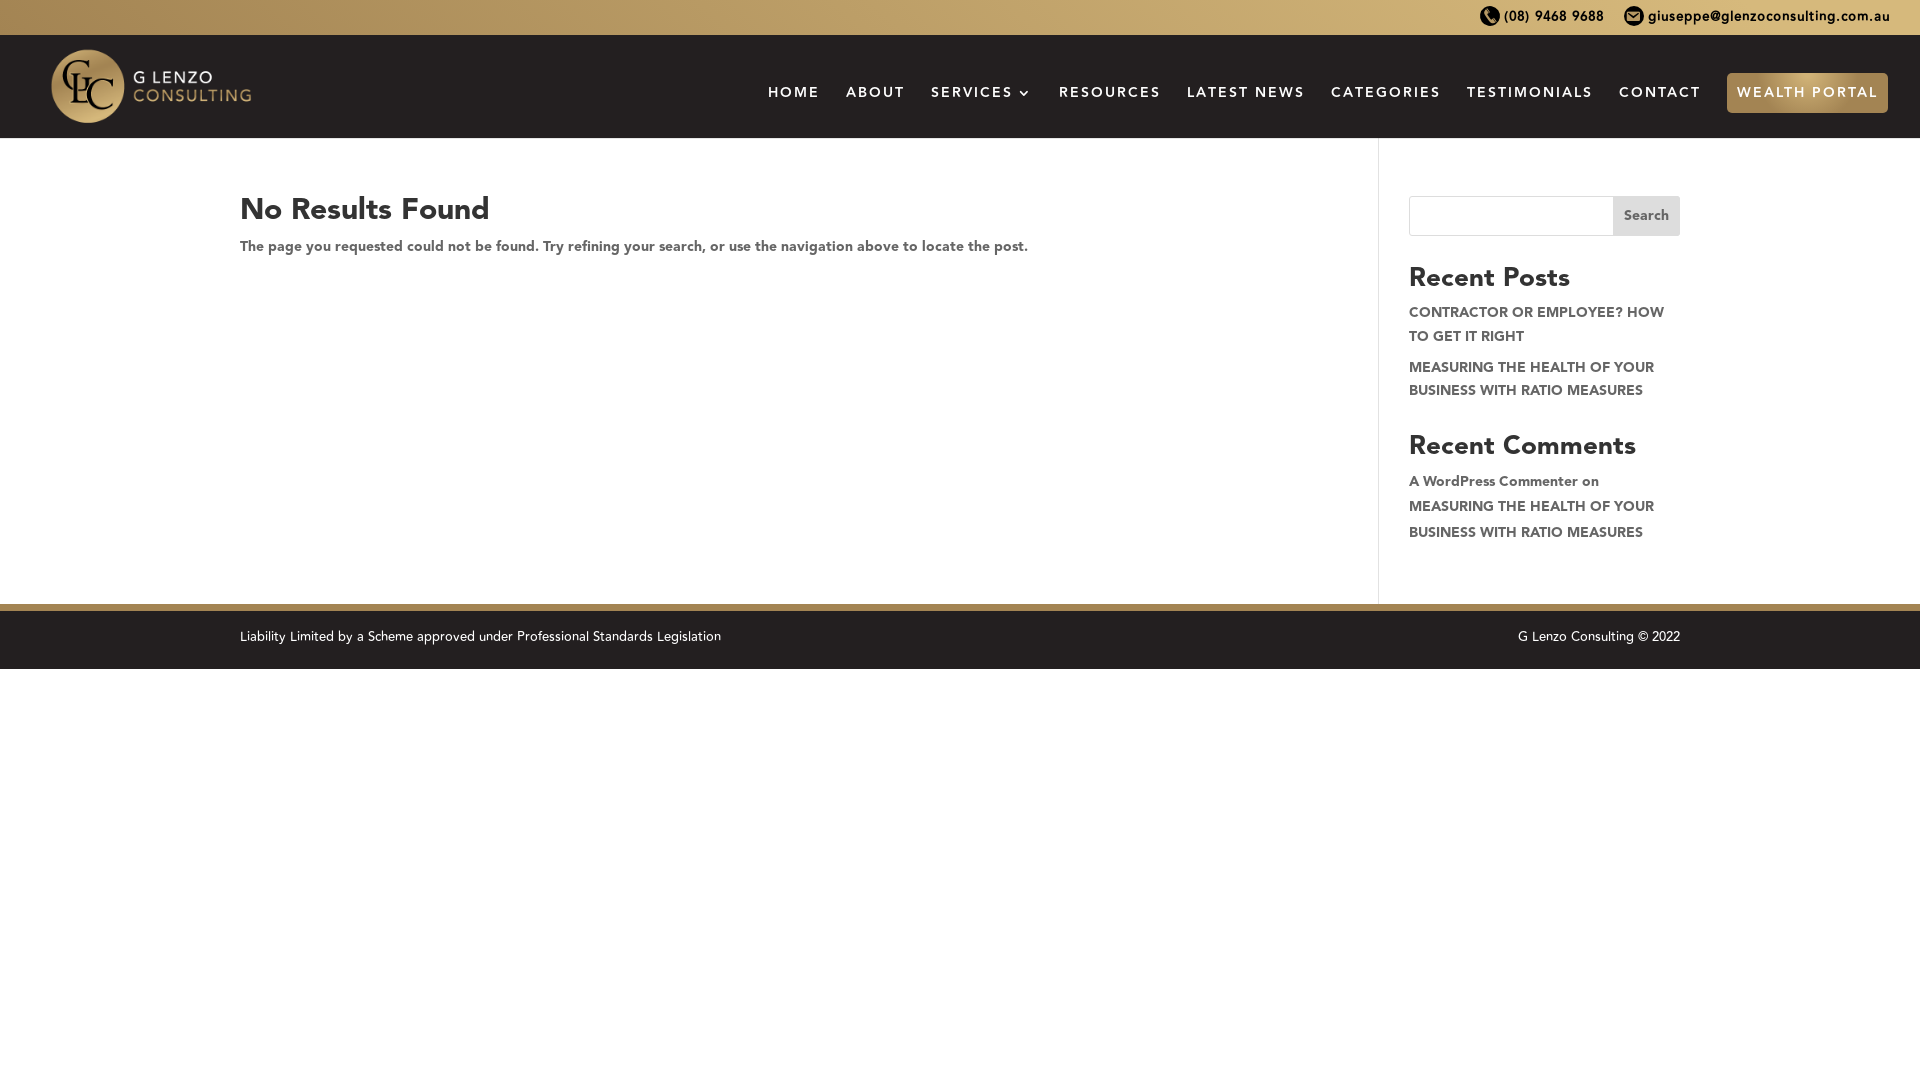 The width and height of the screenshot is (1920, 1080). Describe the element at coordinates (875, 111) in the screenshot. I see `'ABOUT'` at that location.